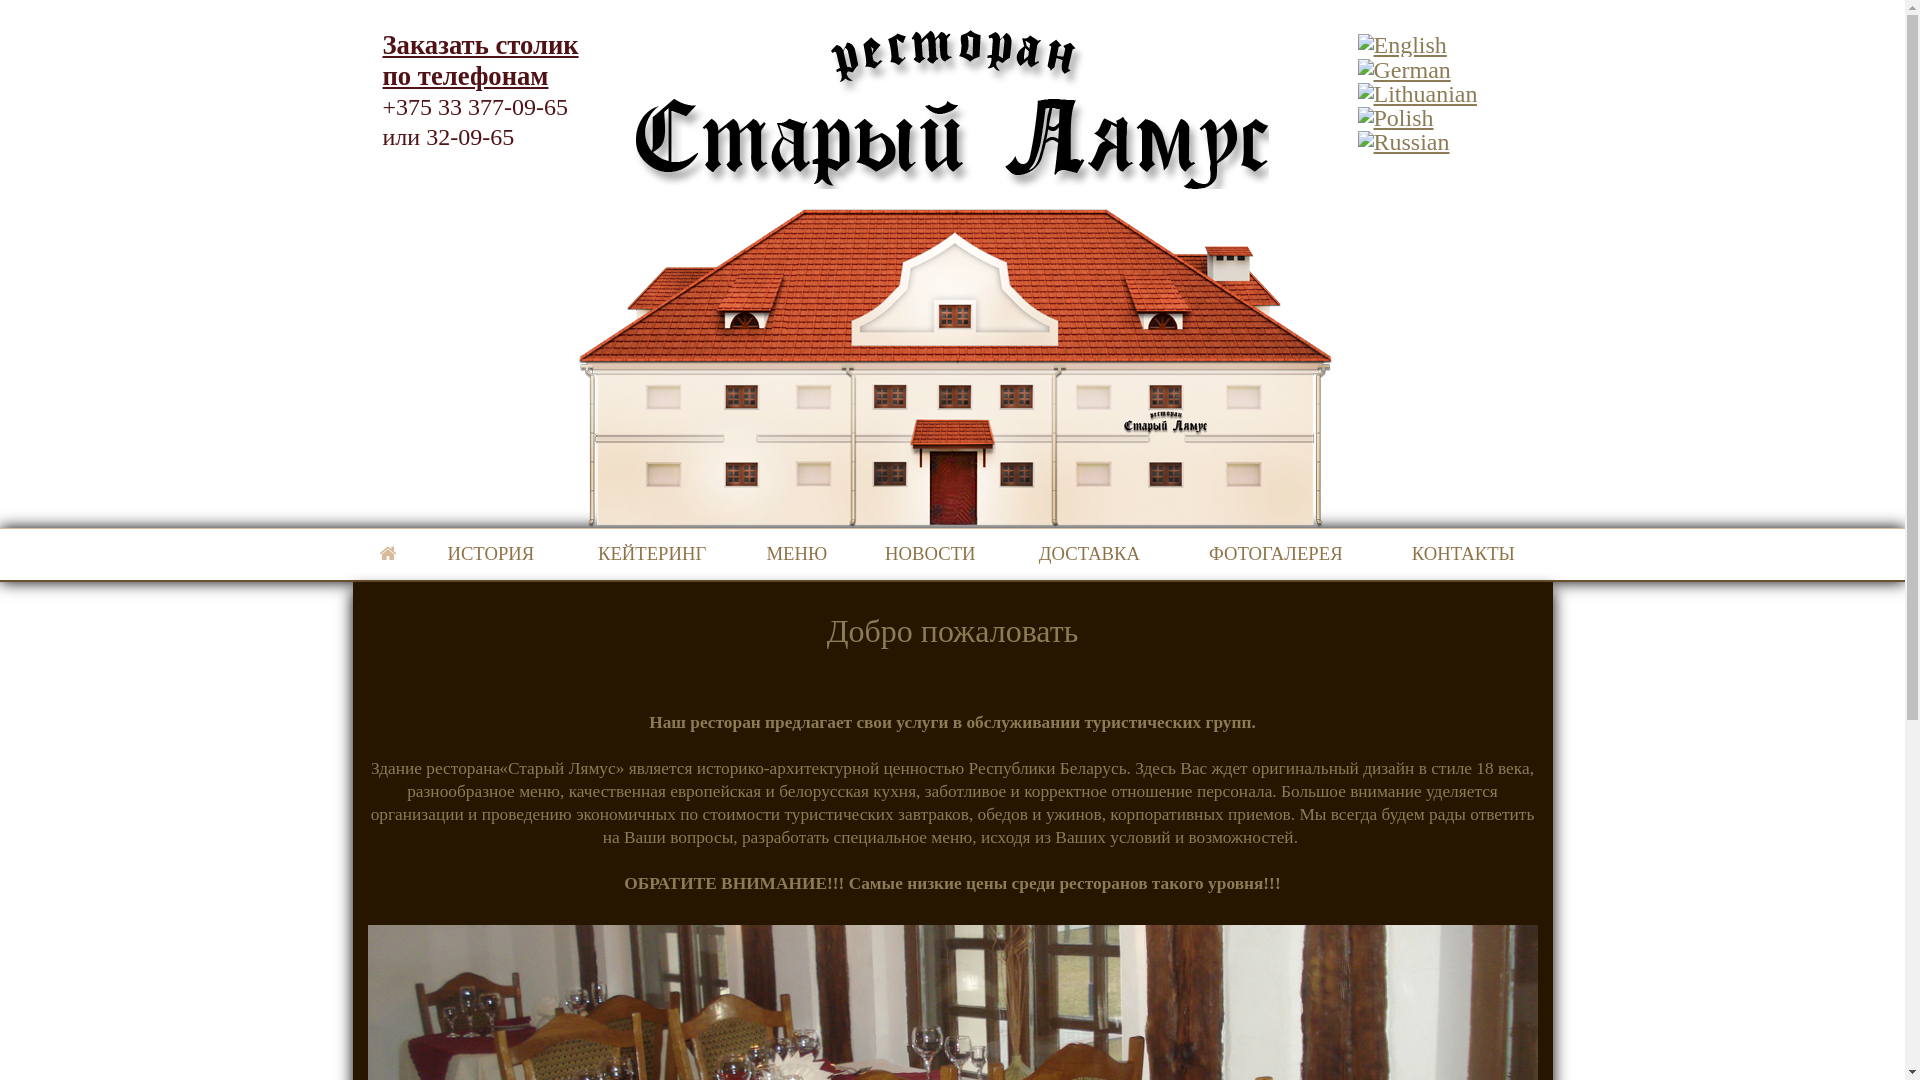 The image size is (1920, 1080). Describe the element at coordinates (1401, 42) in the screenshot. I see `'English'` at that location.